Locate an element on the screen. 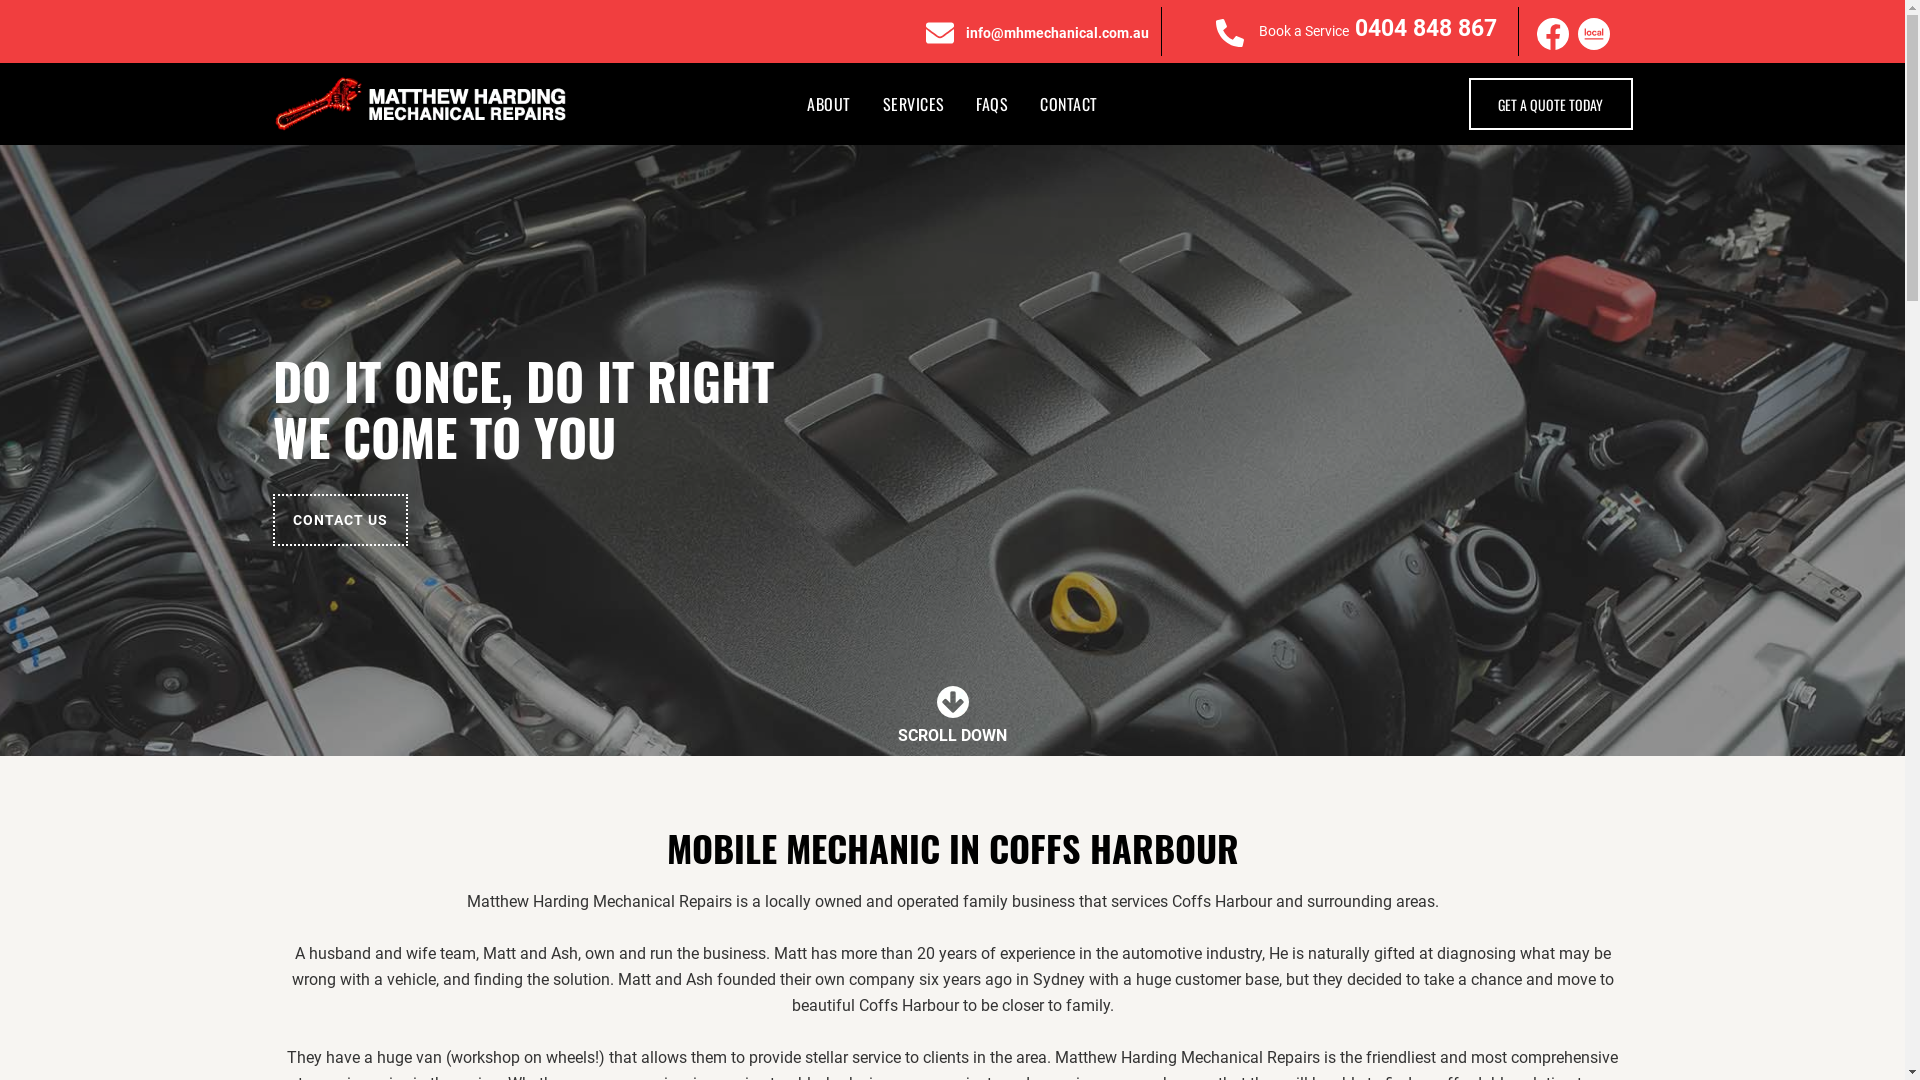 This screenshot has width=1920, height=1080. 'FAQS' is located at coordinates (992, 104).